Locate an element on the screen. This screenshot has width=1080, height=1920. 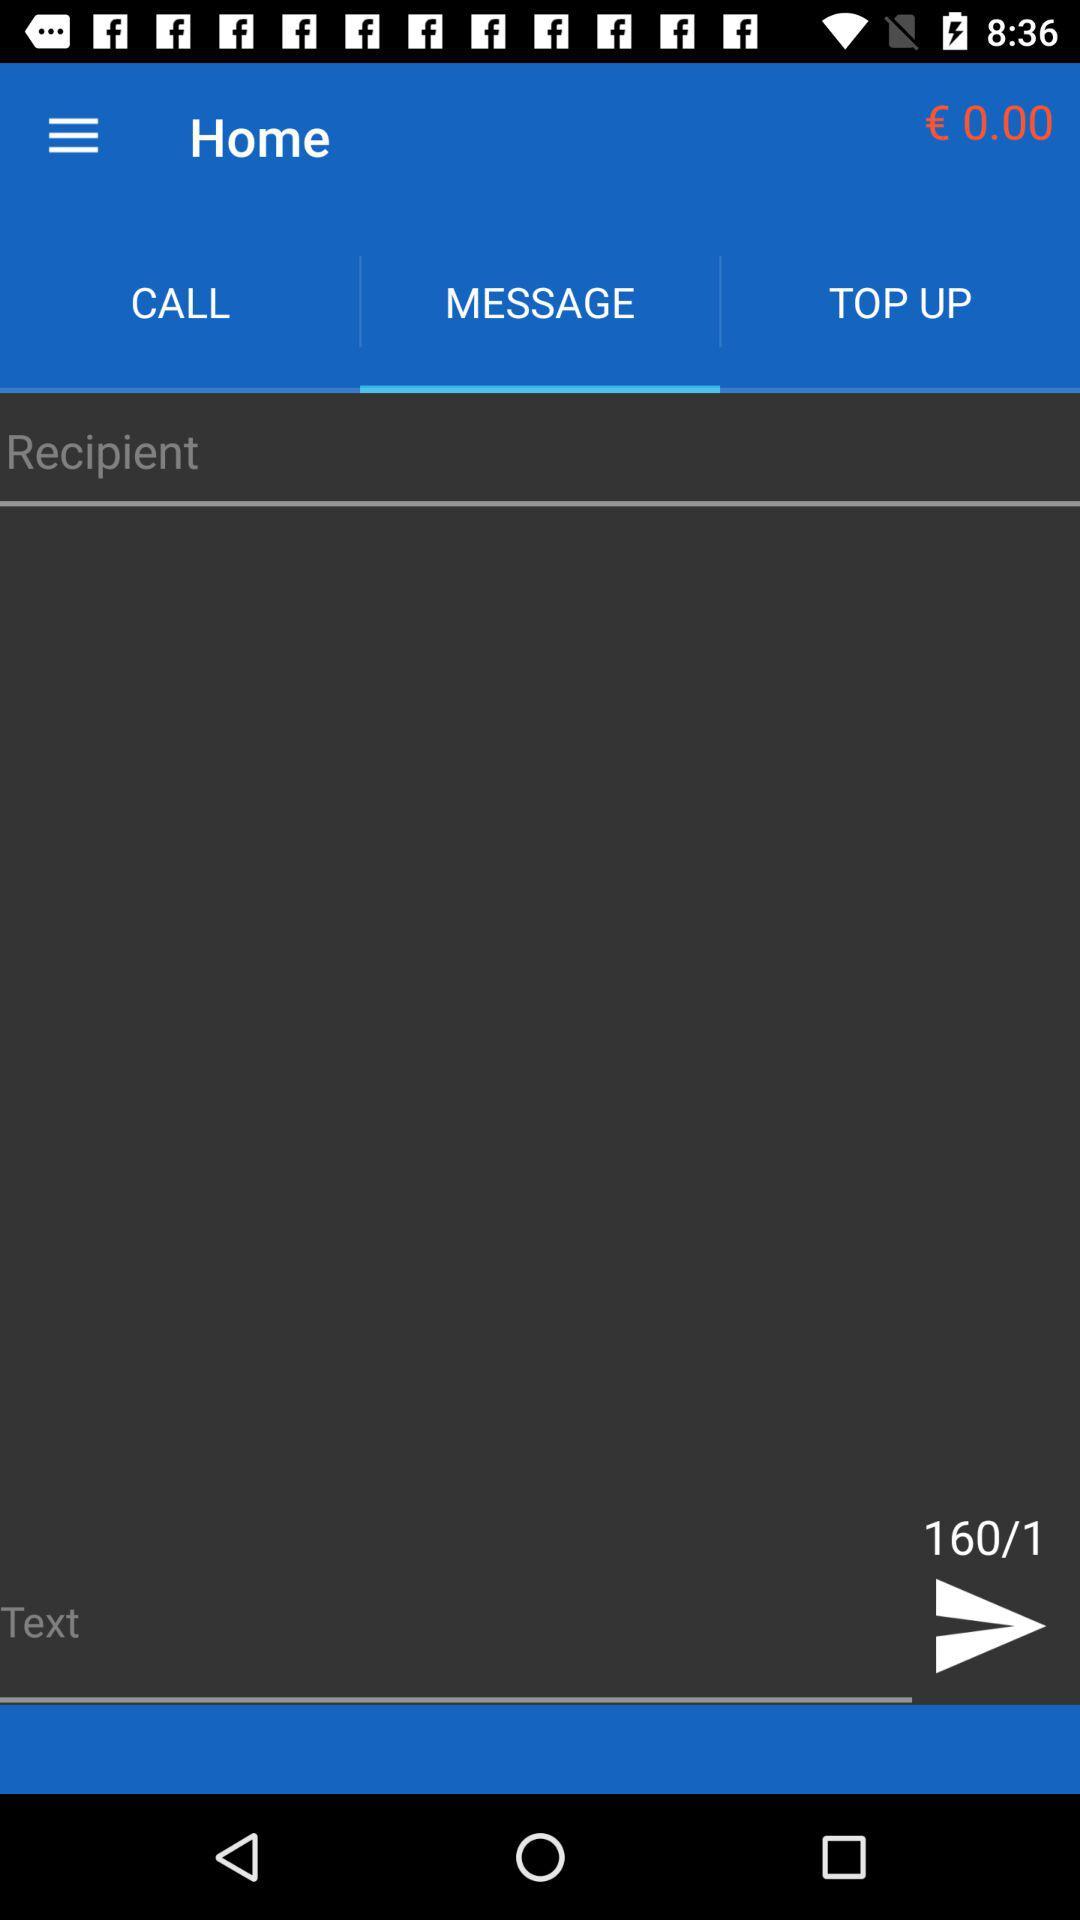
the app next to the message icon is located at coordinates (180, 300).